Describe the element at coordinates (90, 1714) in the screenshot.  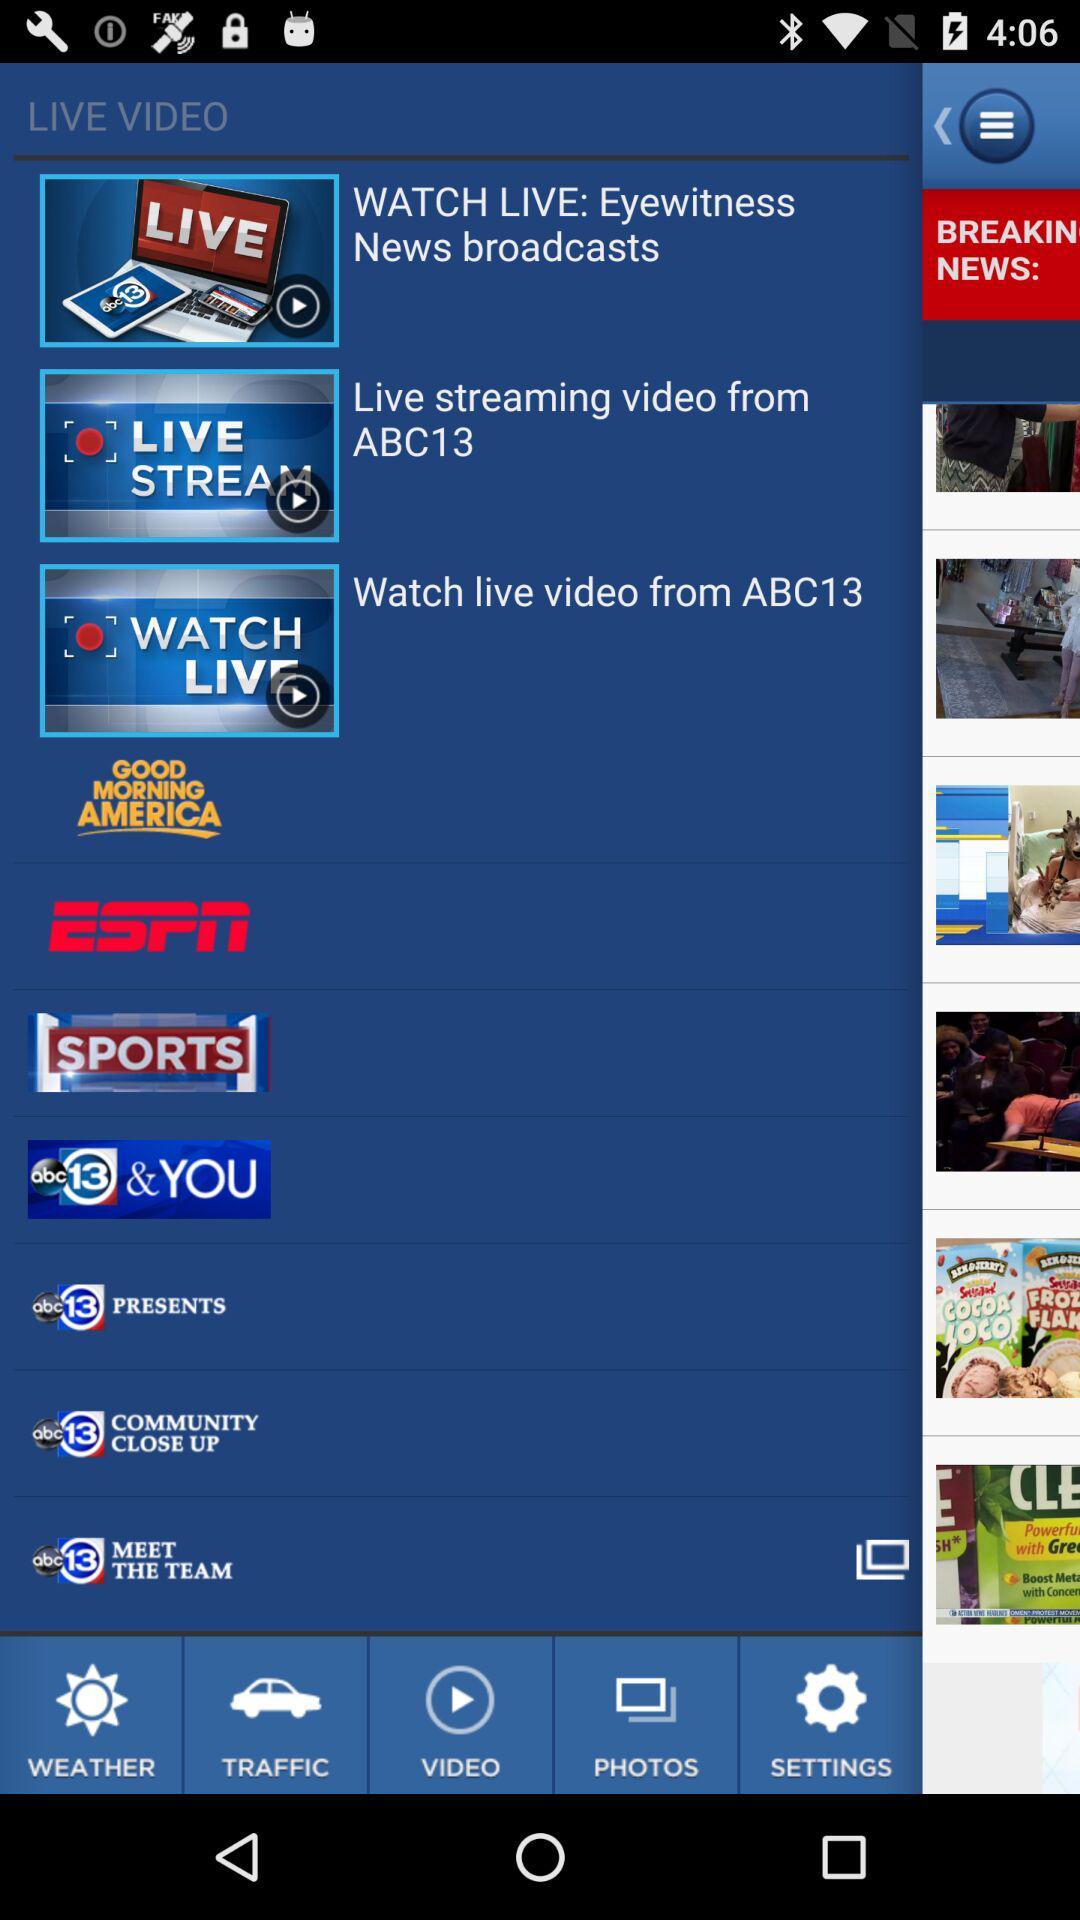
I see `switch to weather tab` at that location.